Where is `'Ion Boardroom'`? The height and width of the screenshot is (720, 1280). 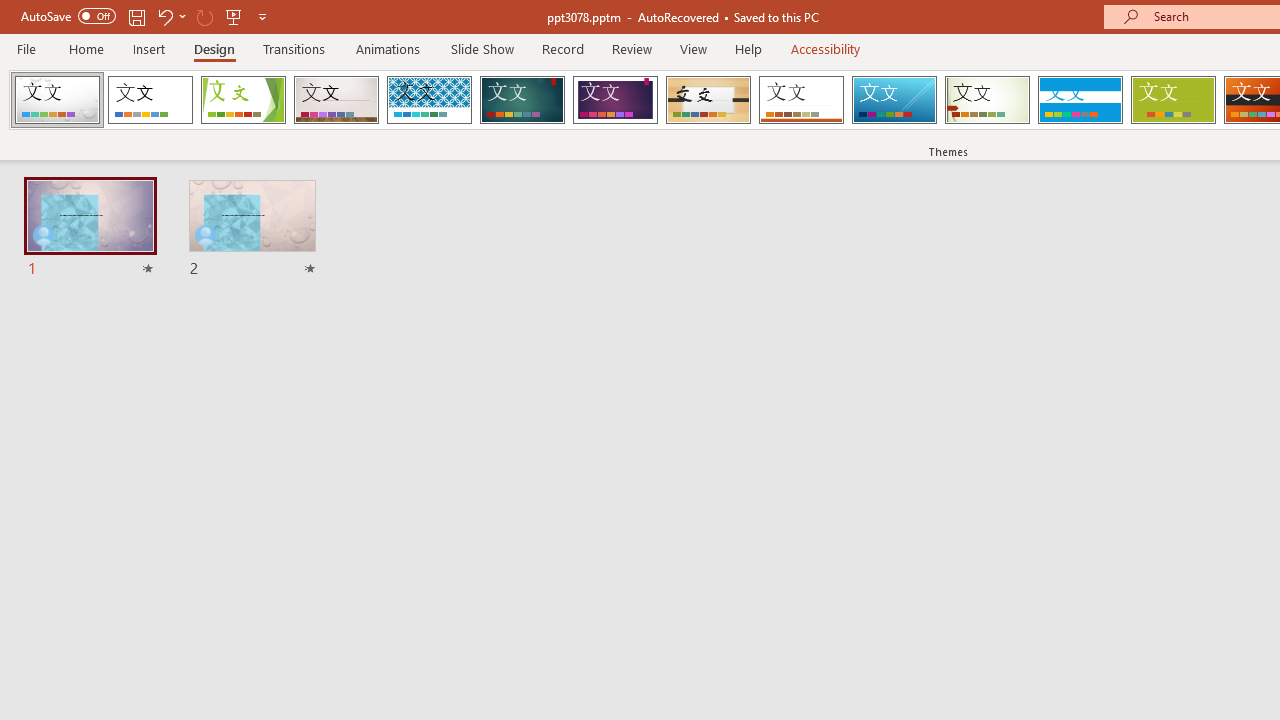 'Ion Boardroom' is located at coordinates (614, 100).